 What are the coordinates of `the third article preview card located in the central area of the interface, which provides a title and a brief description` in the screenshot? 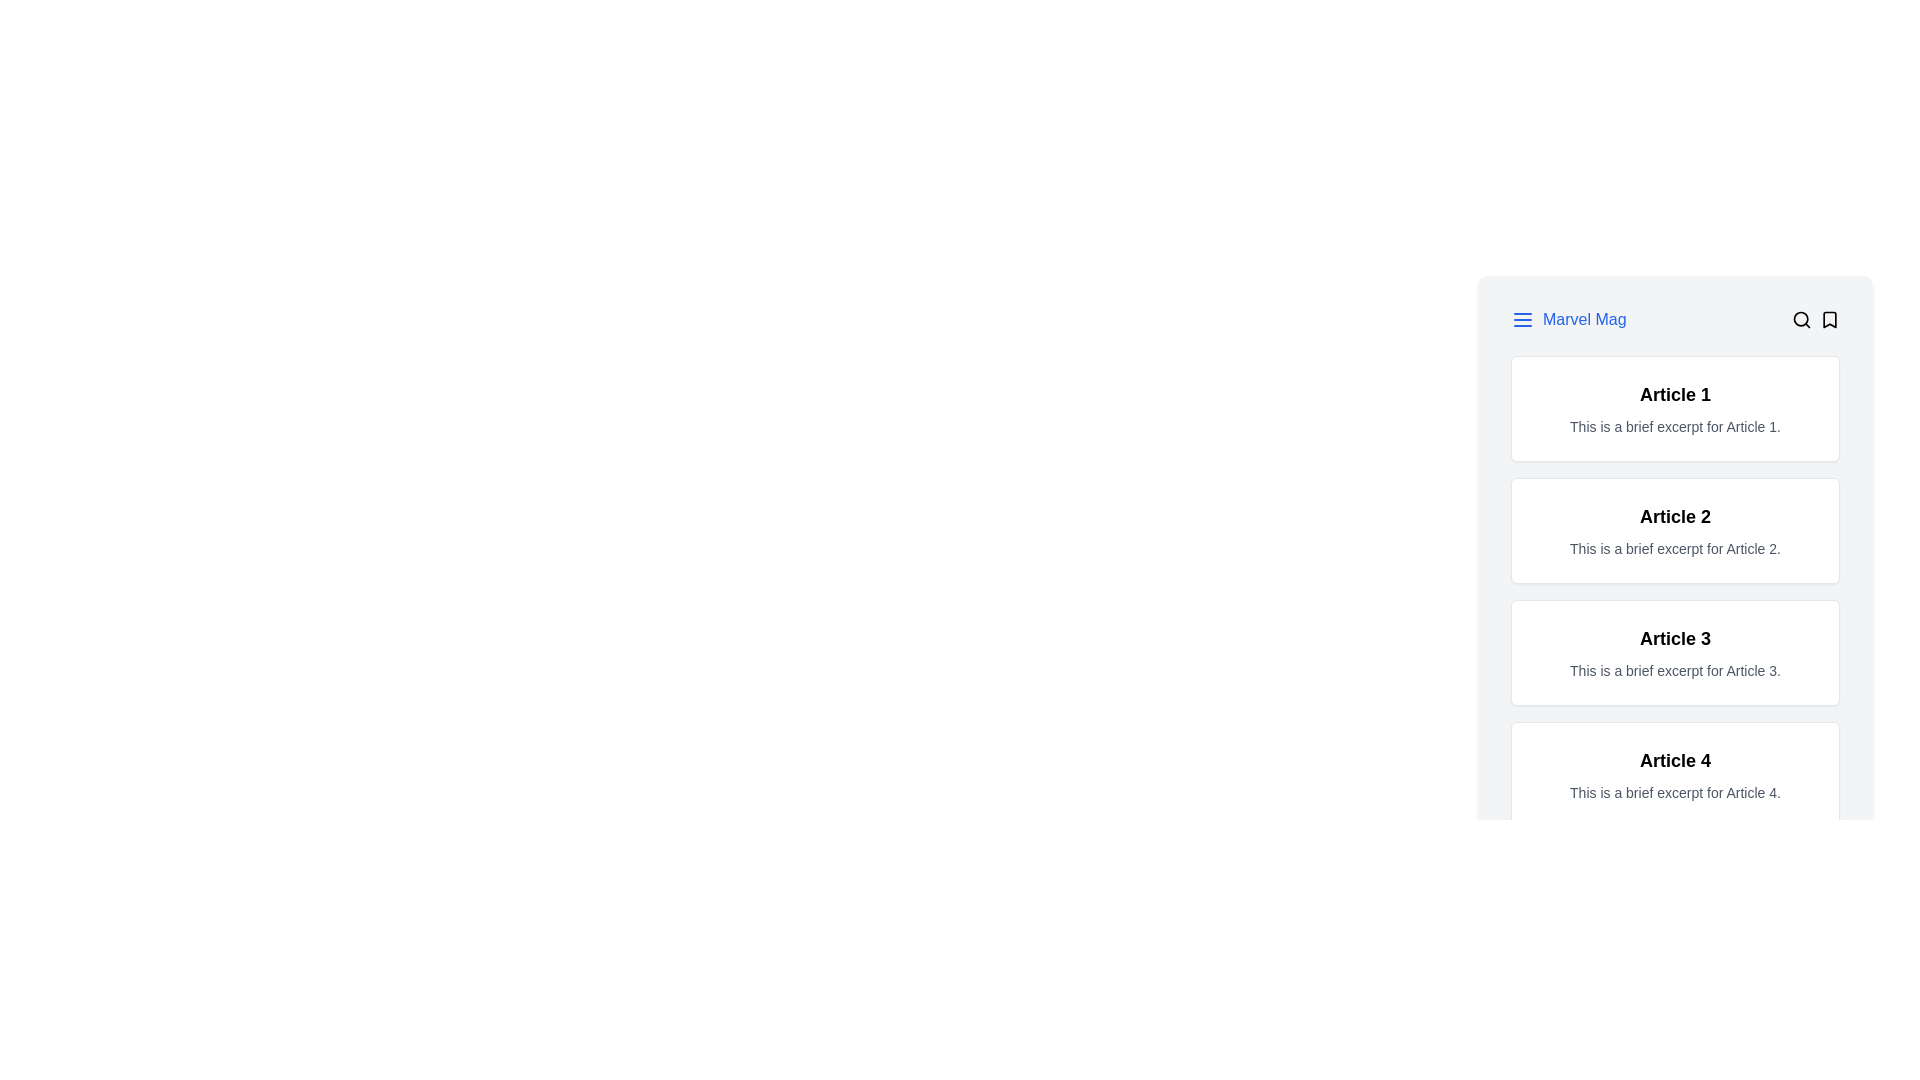 It's located at (1675, 652).